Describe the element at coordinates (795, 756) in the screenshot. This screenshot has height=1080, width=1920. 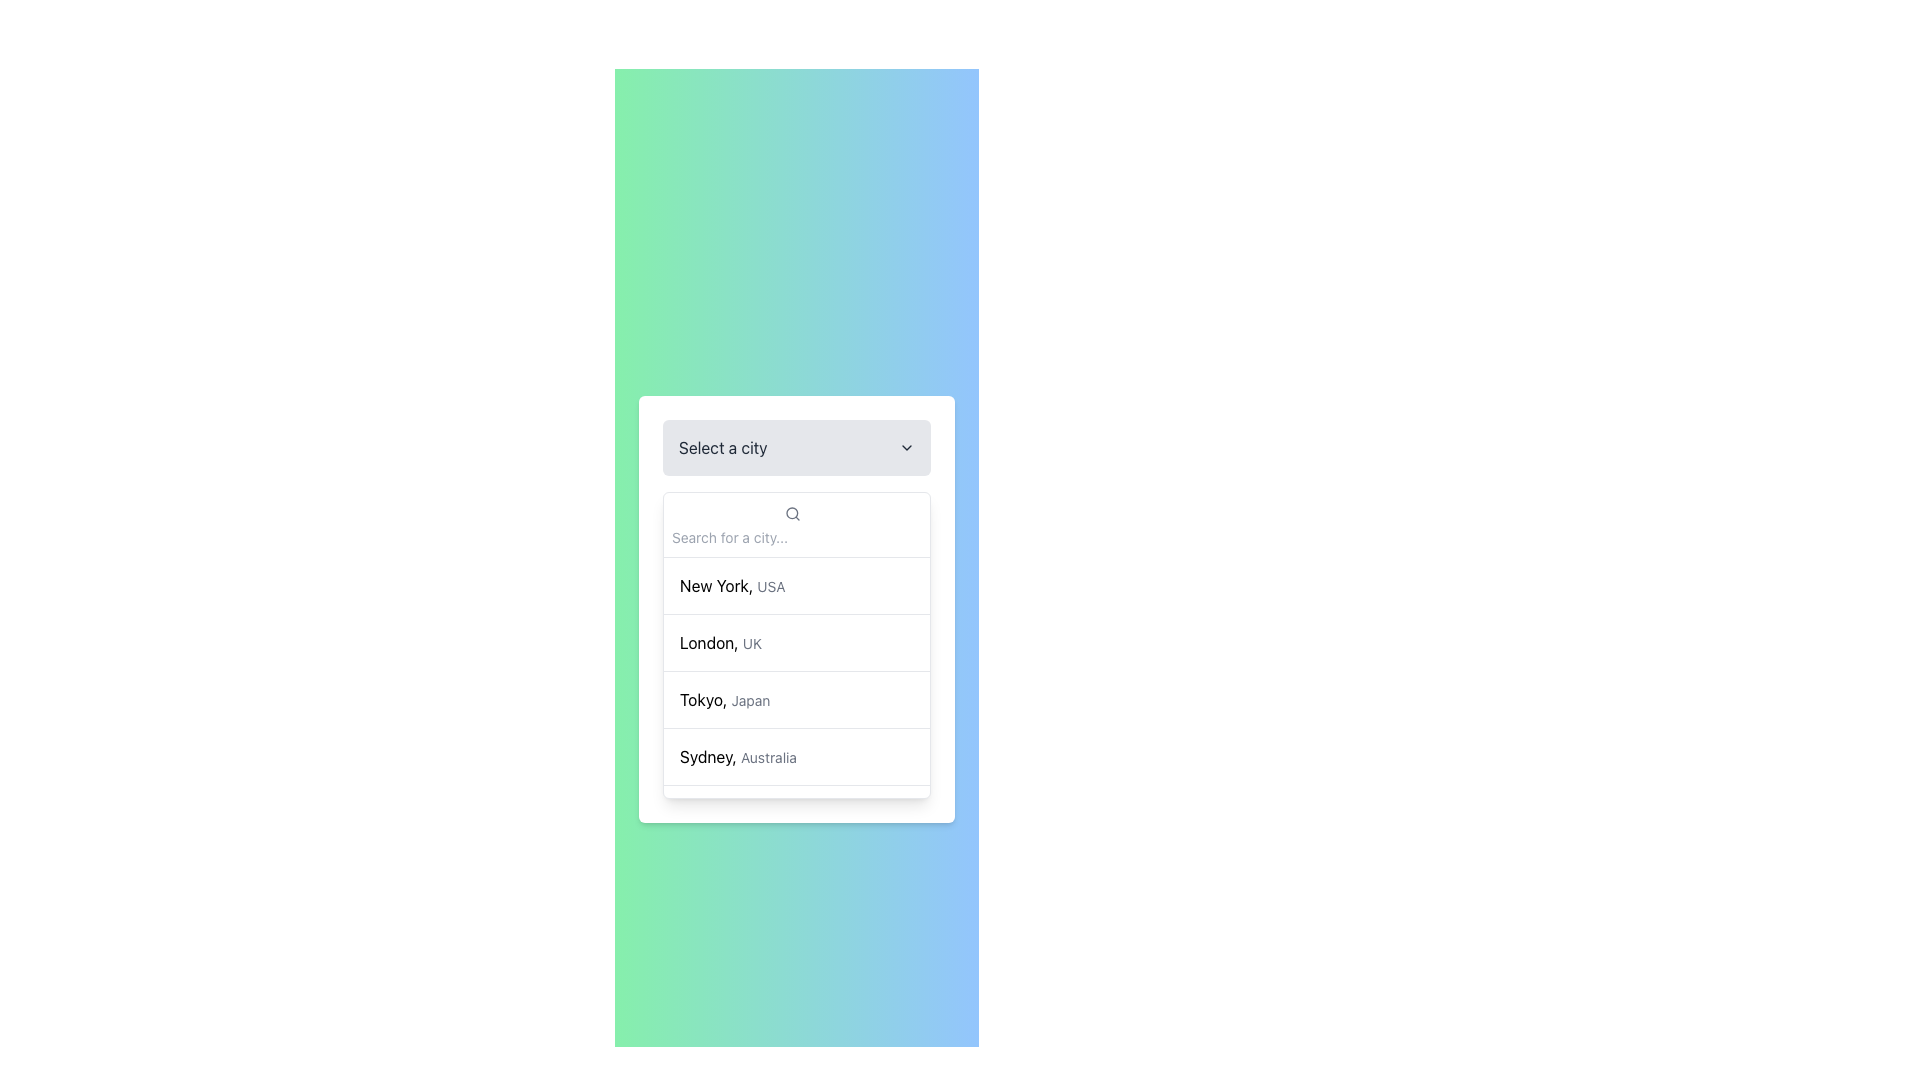
I see `the dropdown list item for 'Sydney, Australia', which is the fourth item in the list, located below 'Tokyo, Japan' and above 'Paris, France'` at that location.